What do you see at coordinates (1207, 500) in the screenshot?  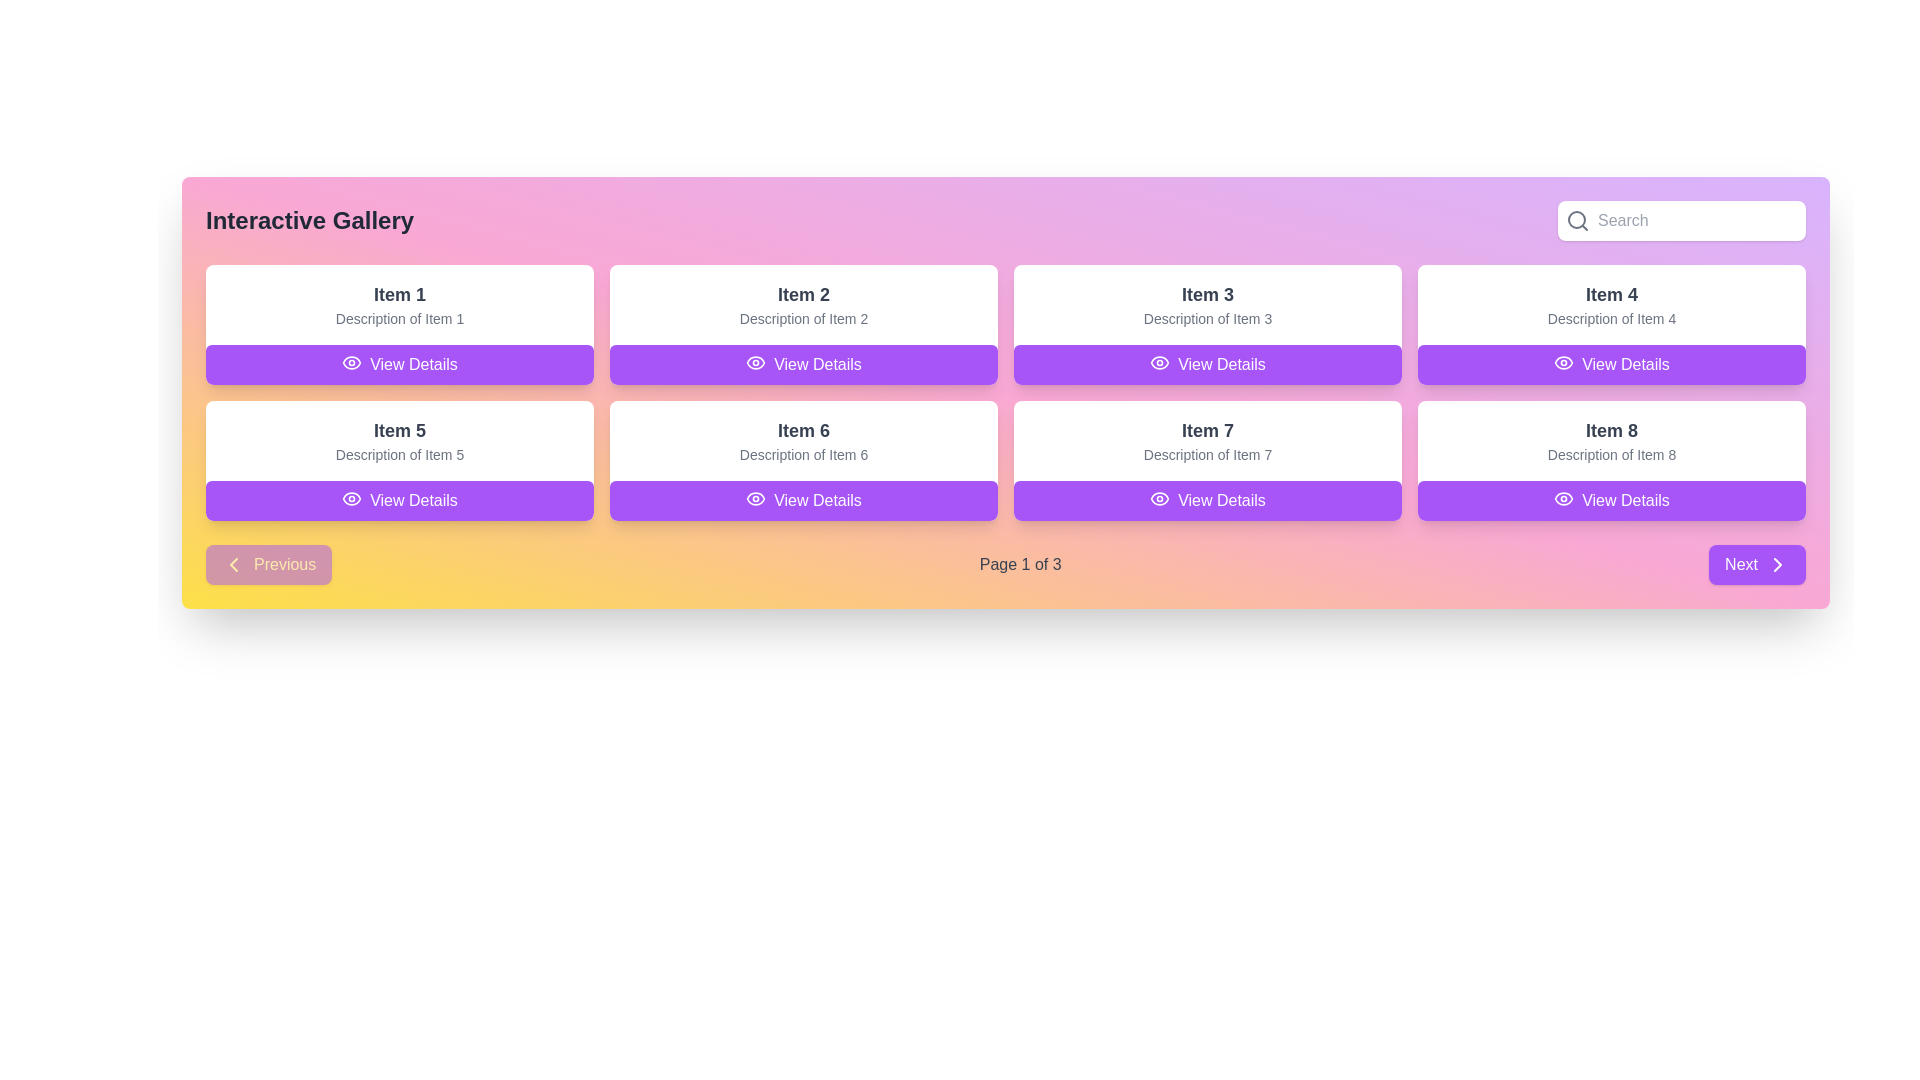 I see `the button with a solid purple background and white text that says 'View Details' located below 'Item 7' in the card's bottom-right corner` at bounding box center [1207, 500].